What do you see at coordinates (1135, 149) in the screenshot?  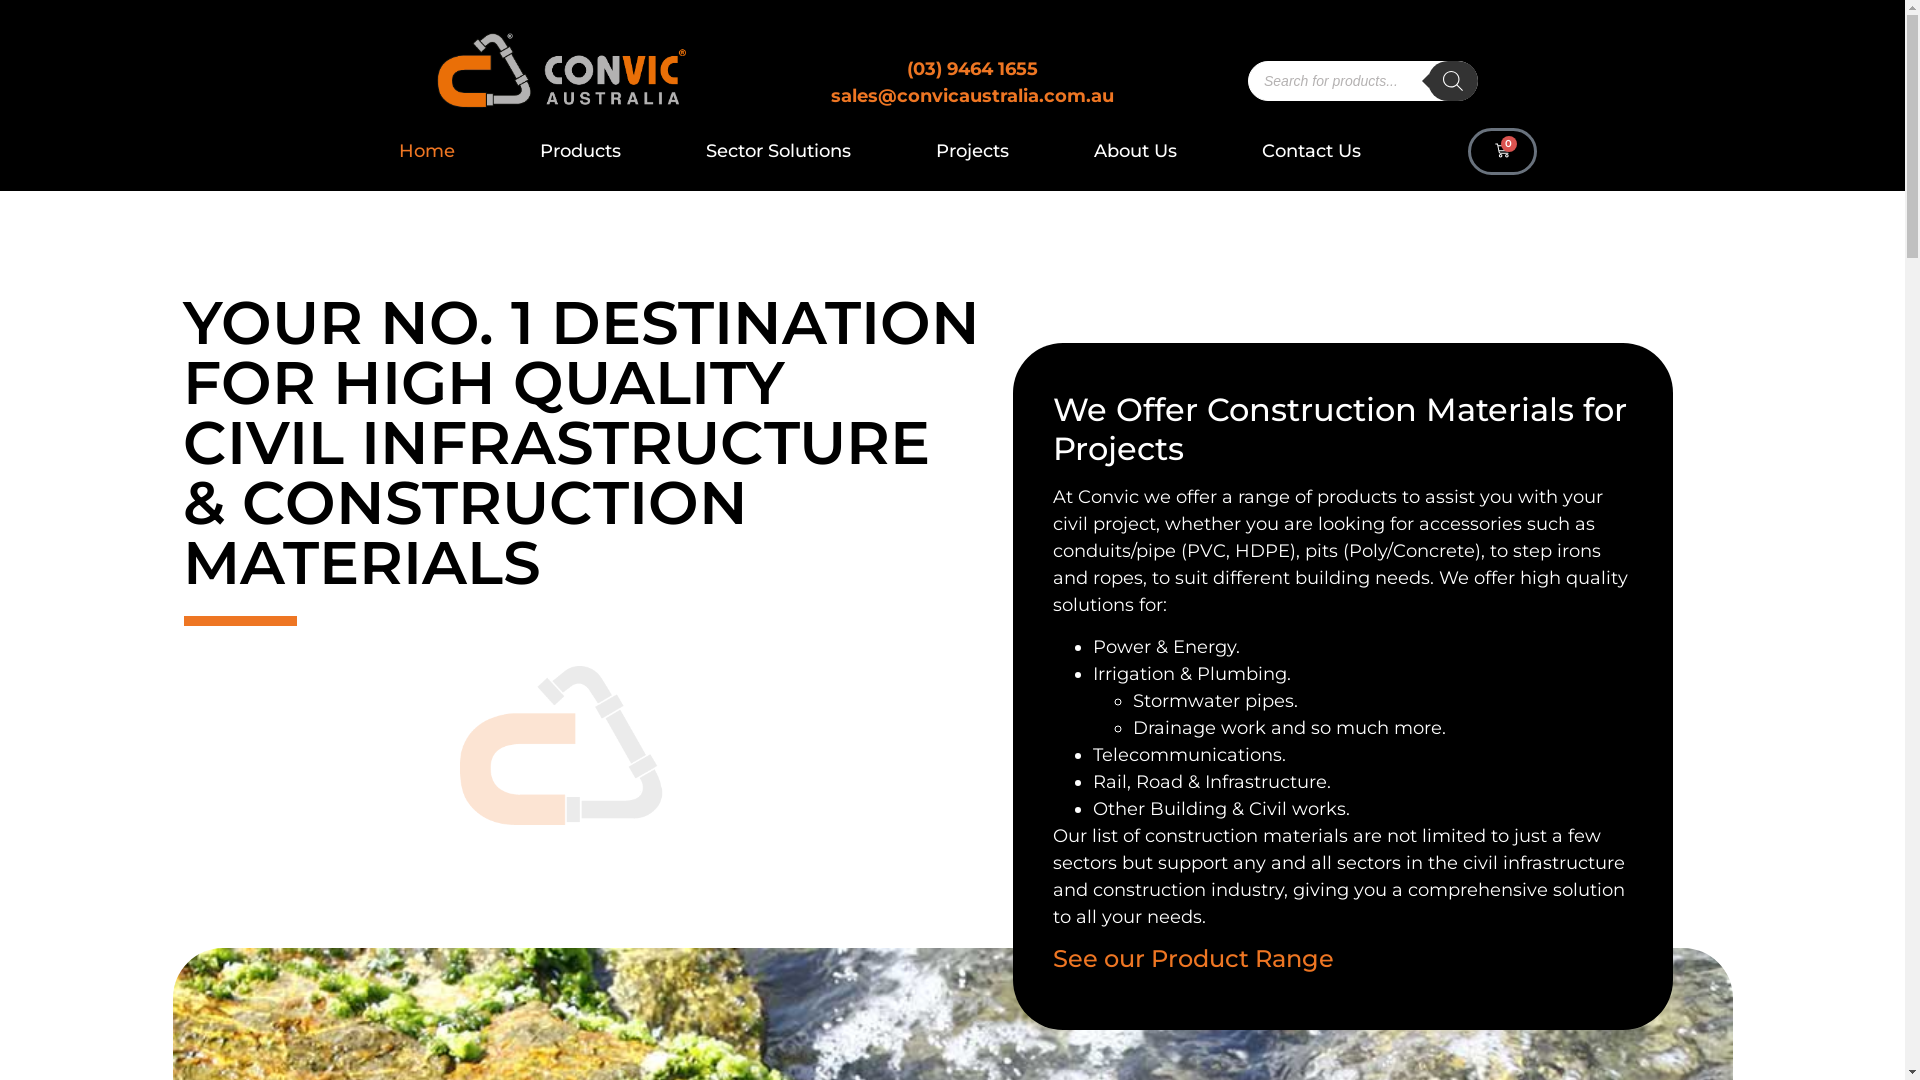 I see `'About Us'` at bounding box center [1135, 149].